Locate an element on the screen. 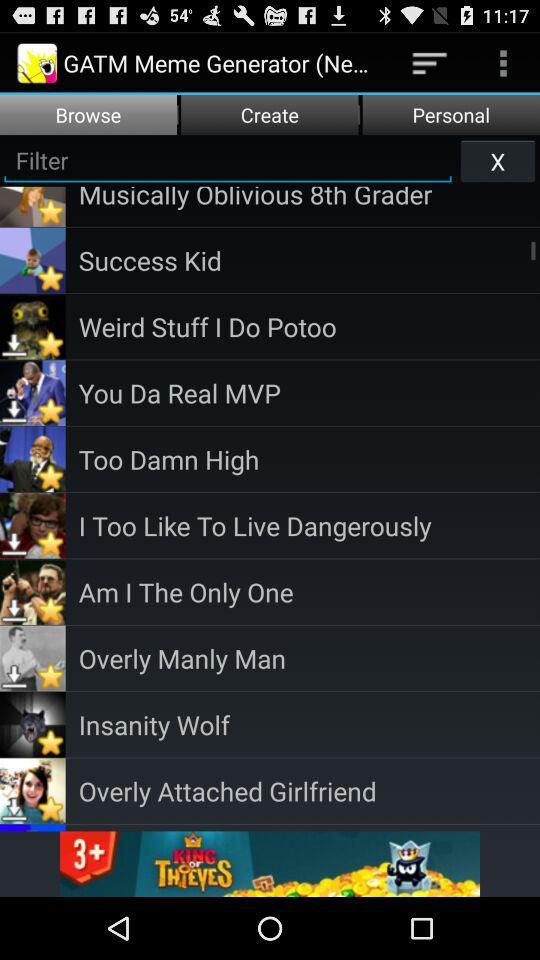 This screenshot has width=540, height=960. the am i the item is located at coordinates (309, 591).